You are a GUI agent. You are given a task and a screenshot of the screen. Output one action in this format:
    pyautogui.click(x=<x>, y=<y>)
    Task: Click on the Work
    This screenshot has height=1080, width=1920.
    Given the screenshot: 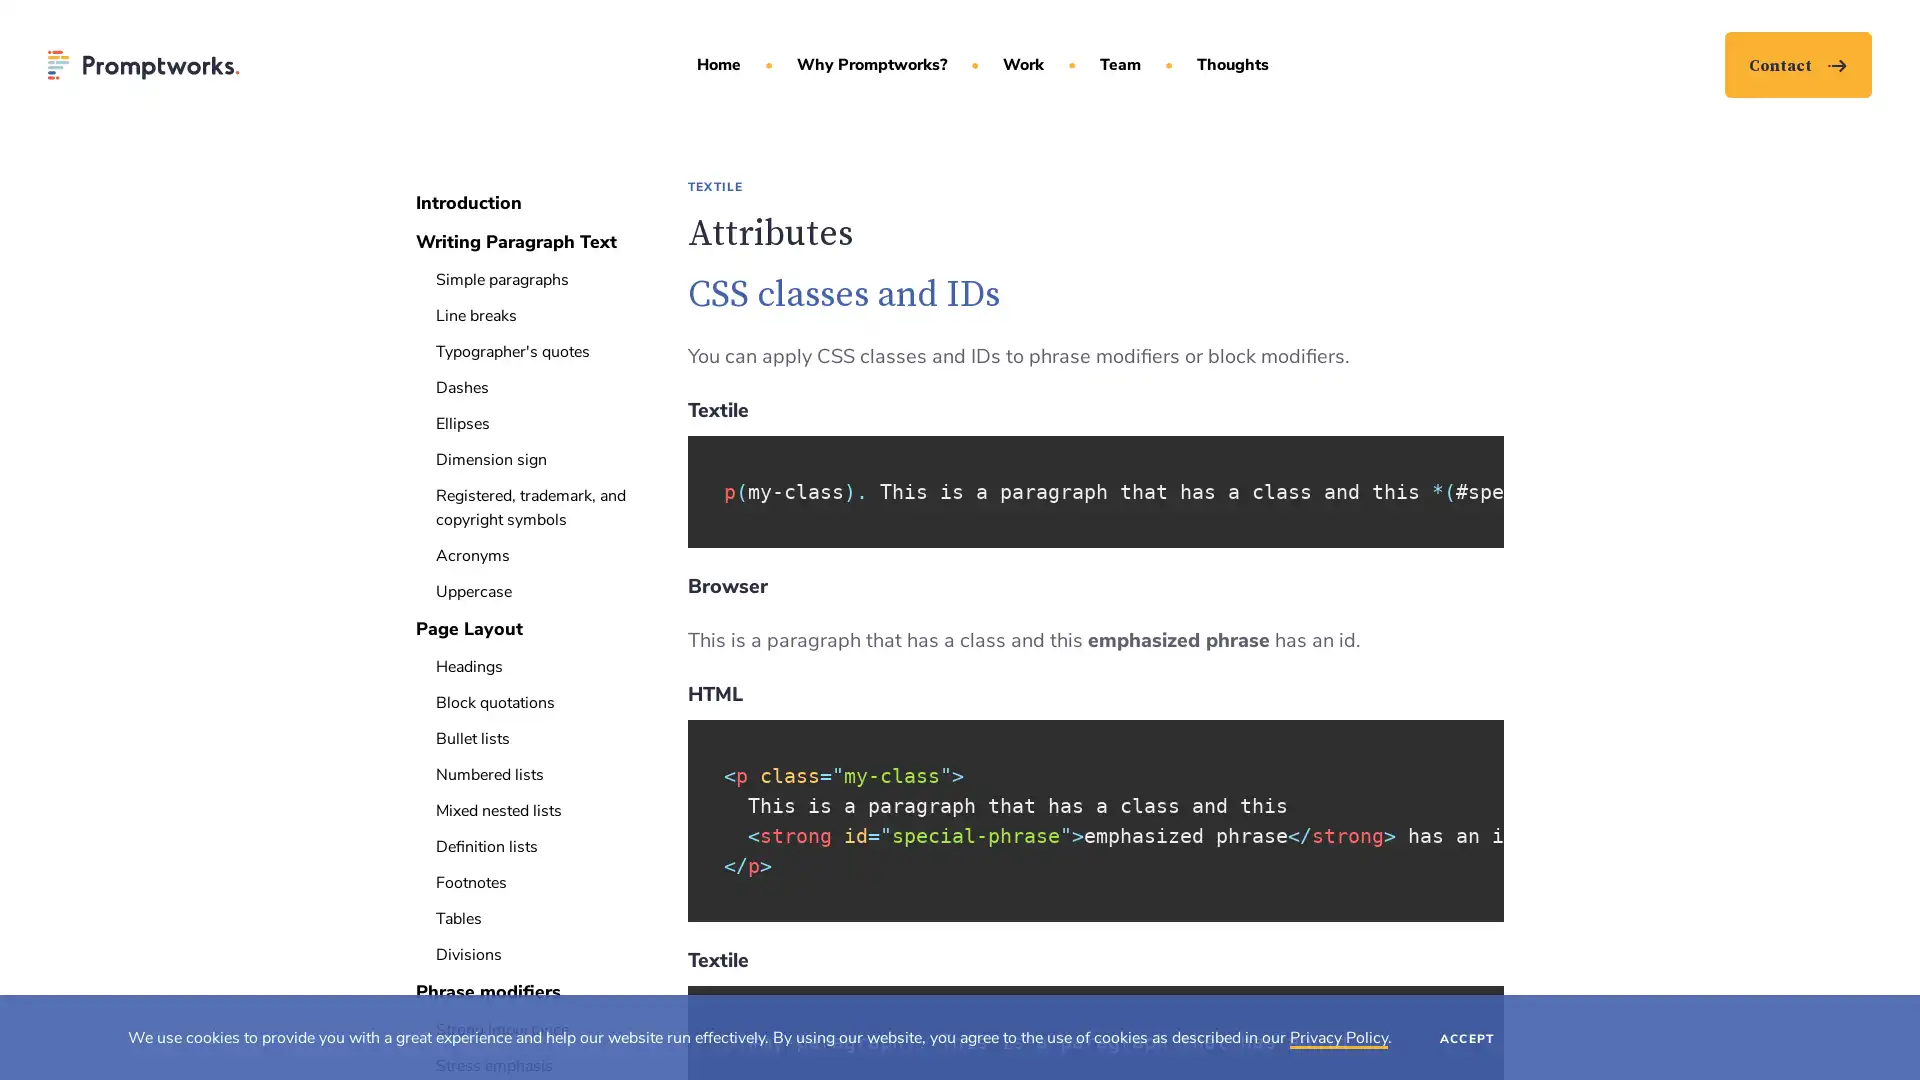 What is the action you would take?
    pyautogui.click(x=1022, y=64)
    